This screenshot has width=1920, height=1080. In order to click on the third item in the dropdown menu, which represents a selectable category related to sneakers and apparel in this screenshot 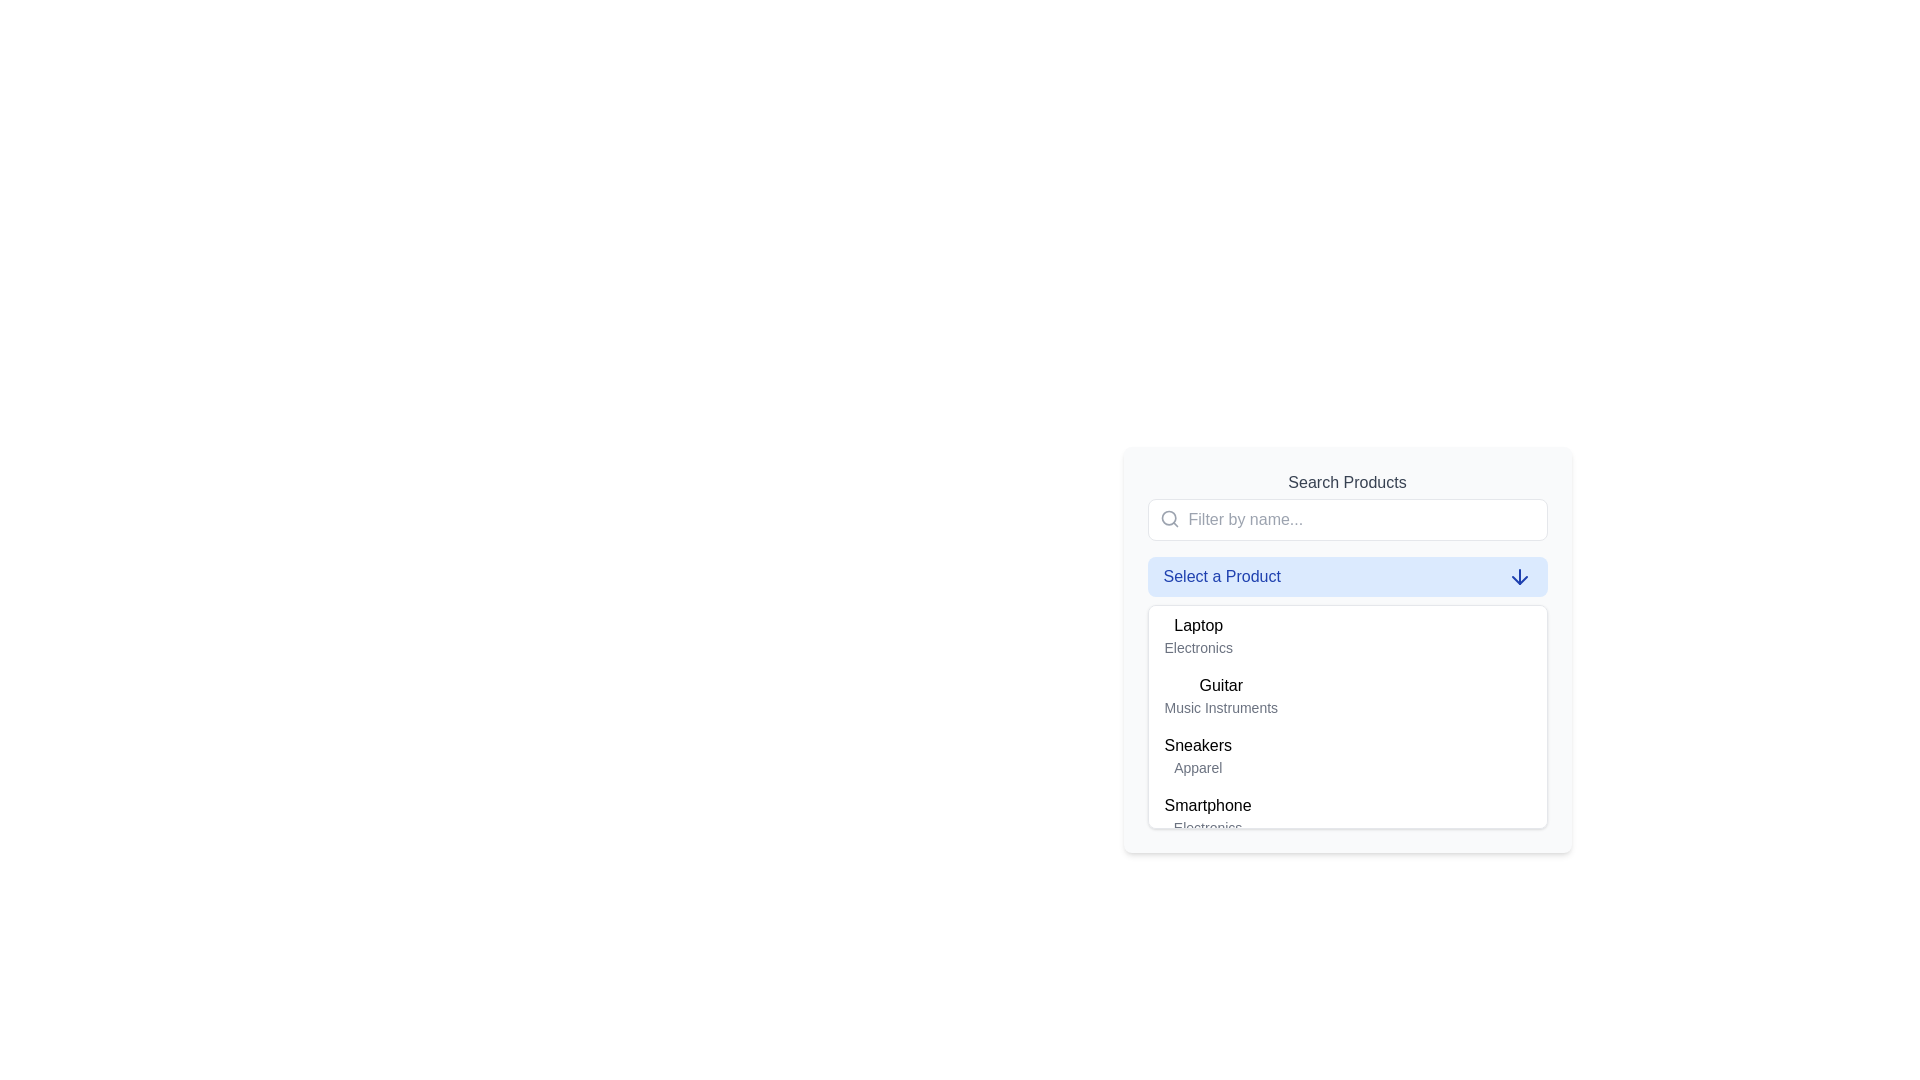, I will do `click(1198, 756)`.